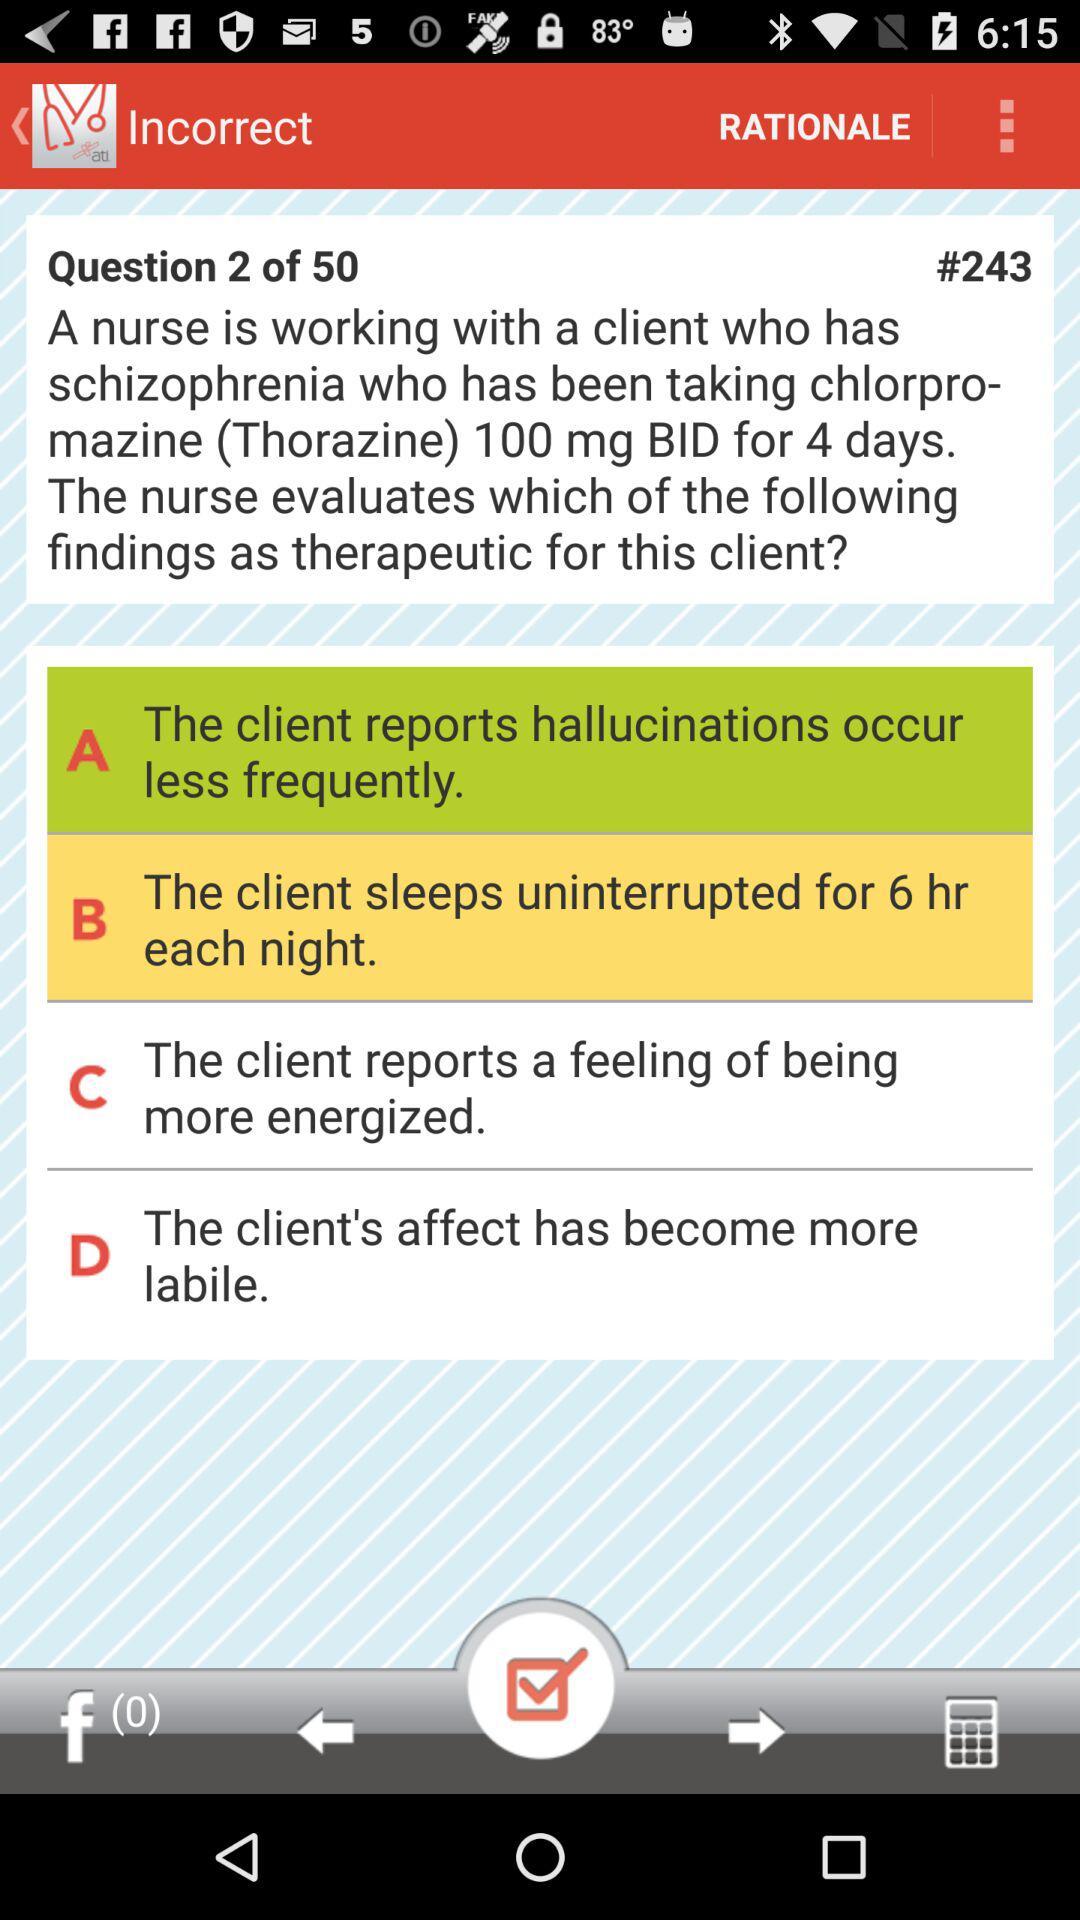 The image size is (1080, 1920). What do you see at coordinates (756, 1730) in the screenshot?
I see `next page` at bounding box center [756, 1730].